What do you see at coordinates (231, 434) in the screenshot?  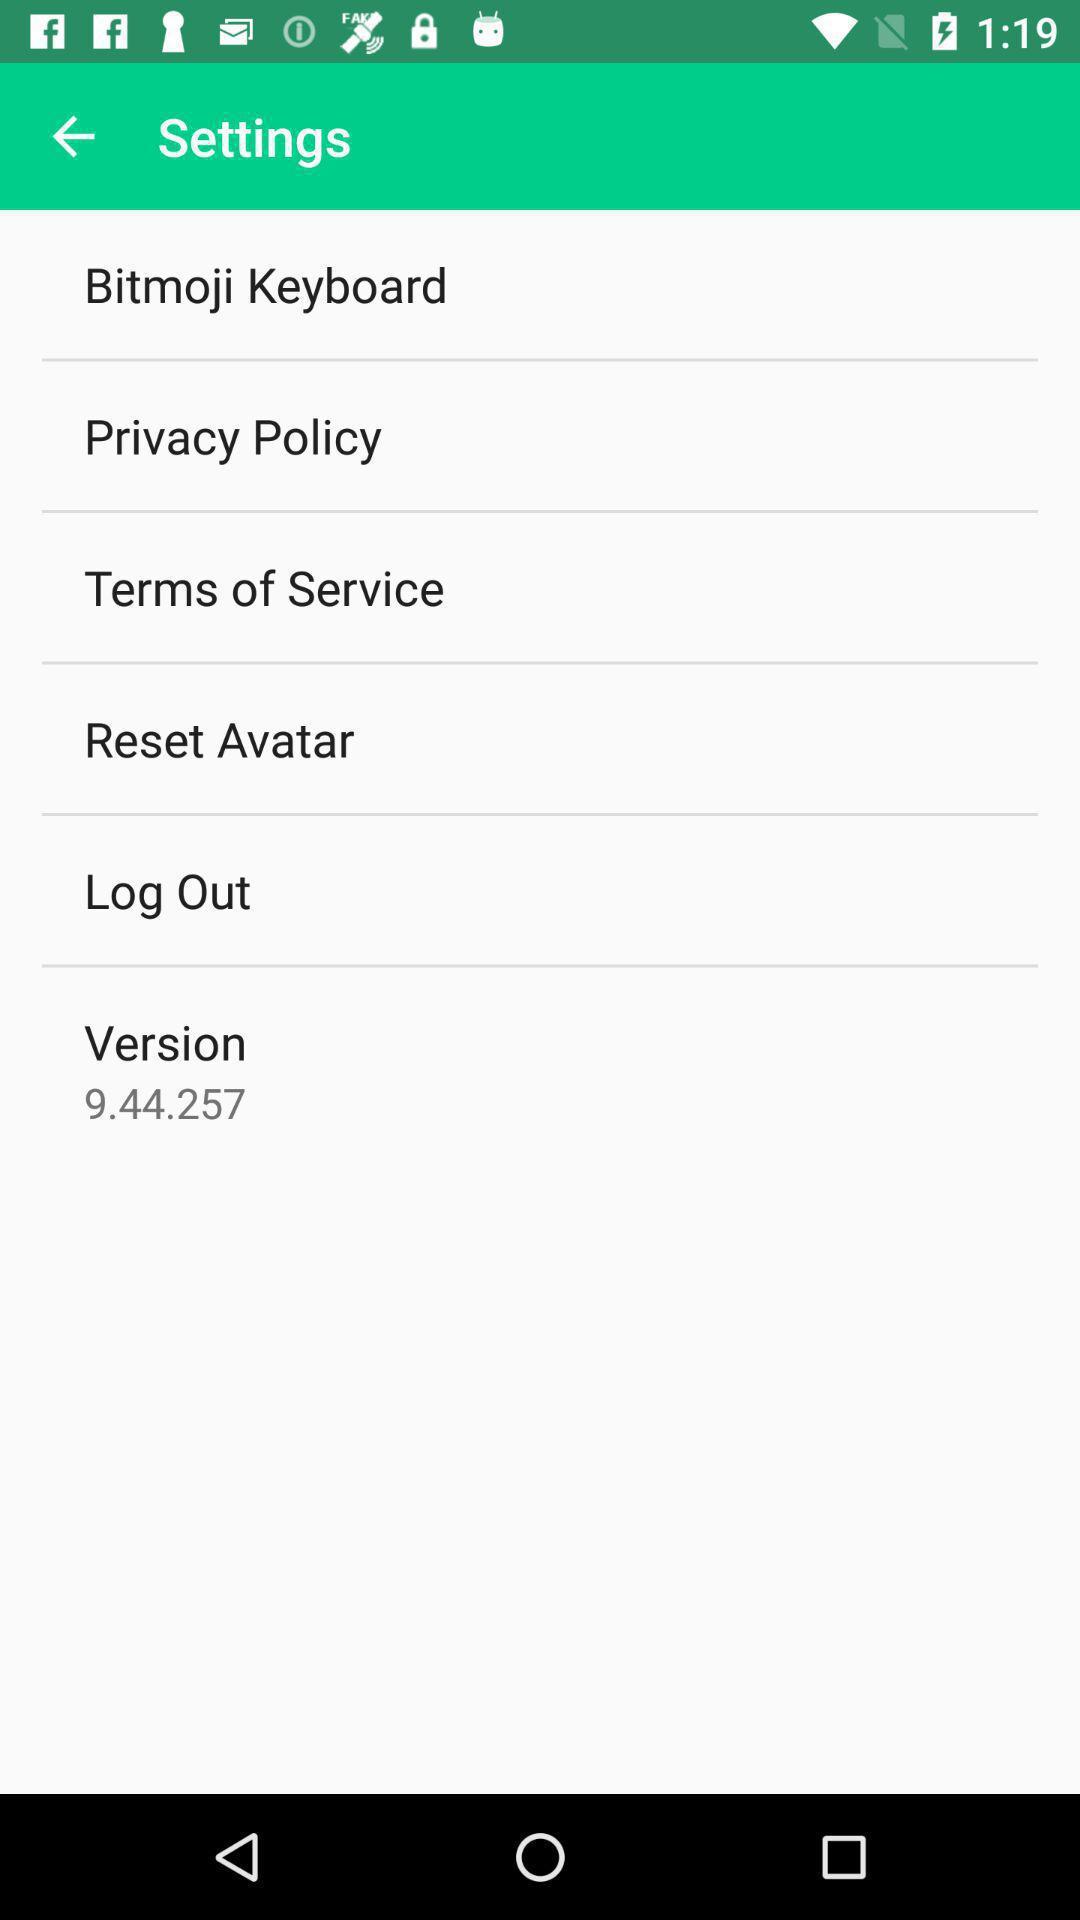 I see `the icon above the terms of service icon` at bounding box center [231, 434].